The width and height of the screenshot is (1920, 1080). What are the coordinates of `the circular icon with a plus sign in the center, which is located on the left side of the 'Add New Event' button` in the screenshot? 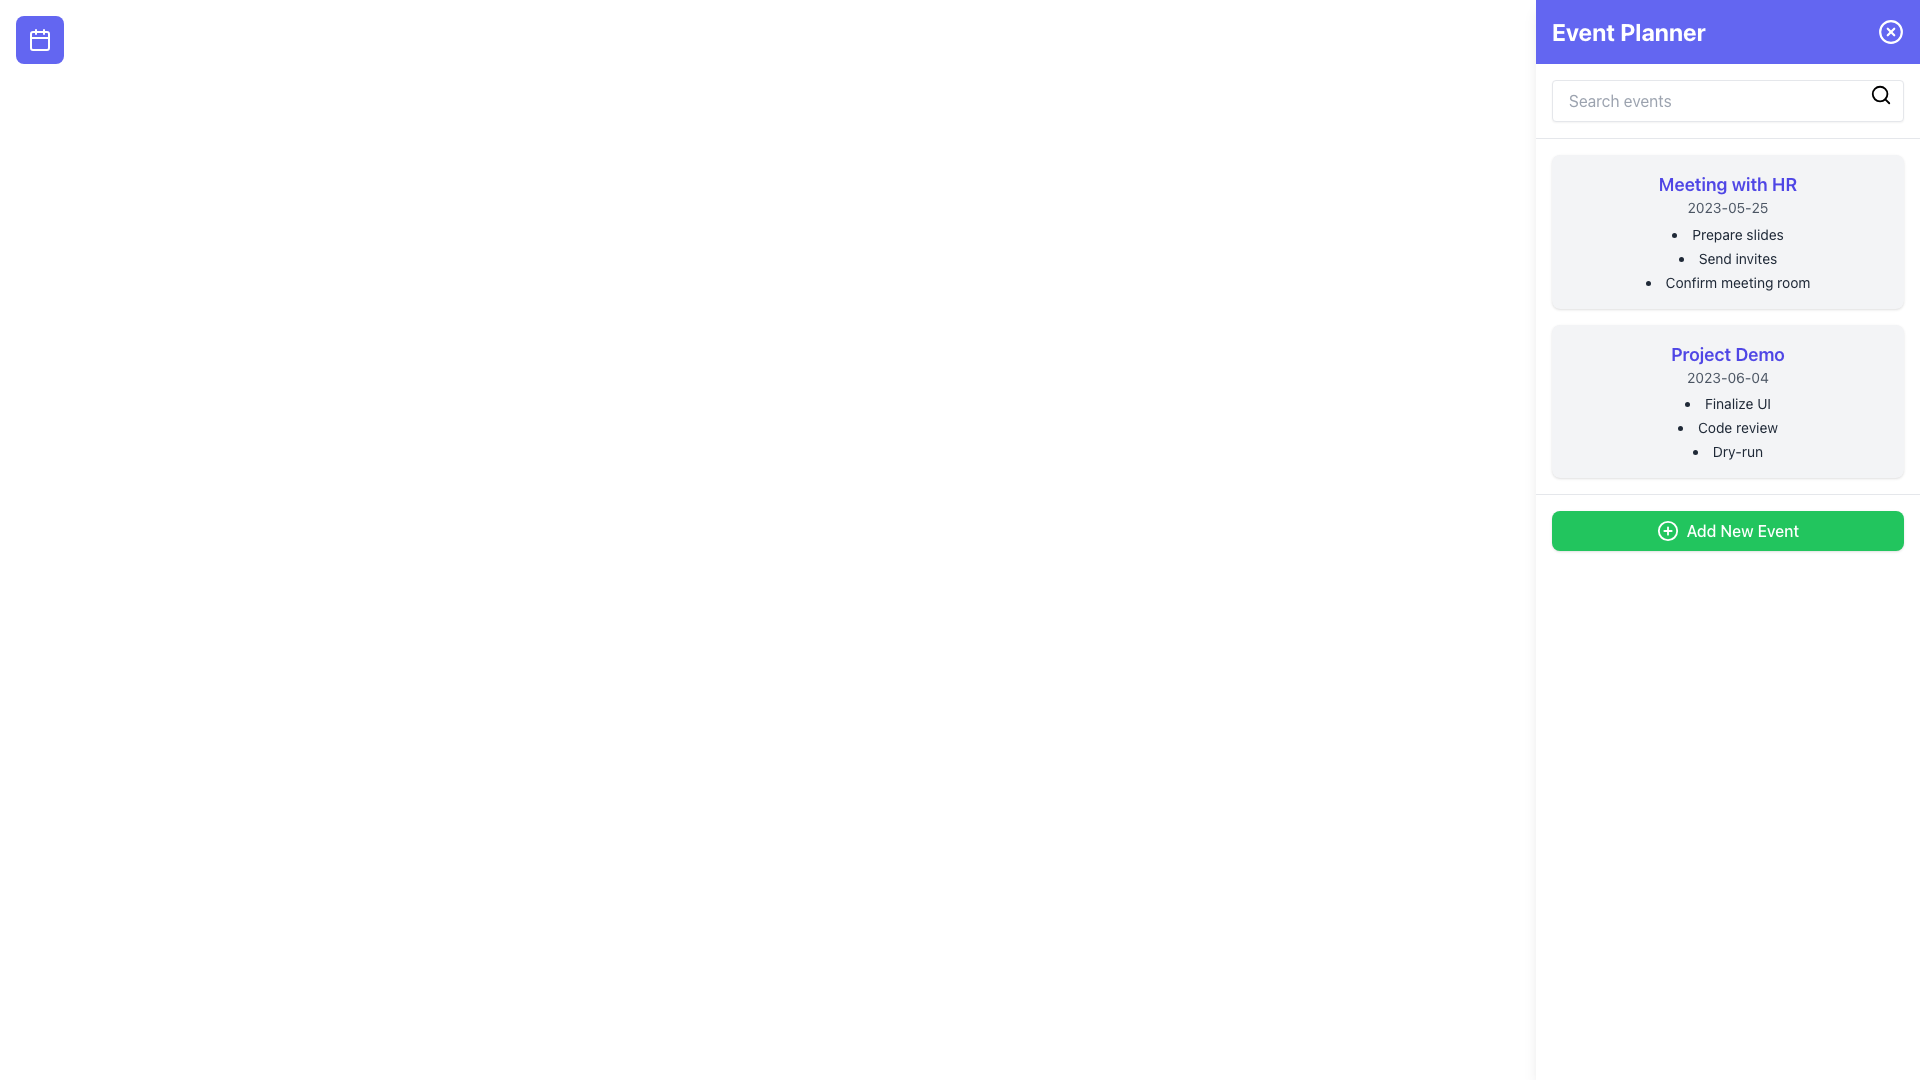 It's located at (1667, 530).